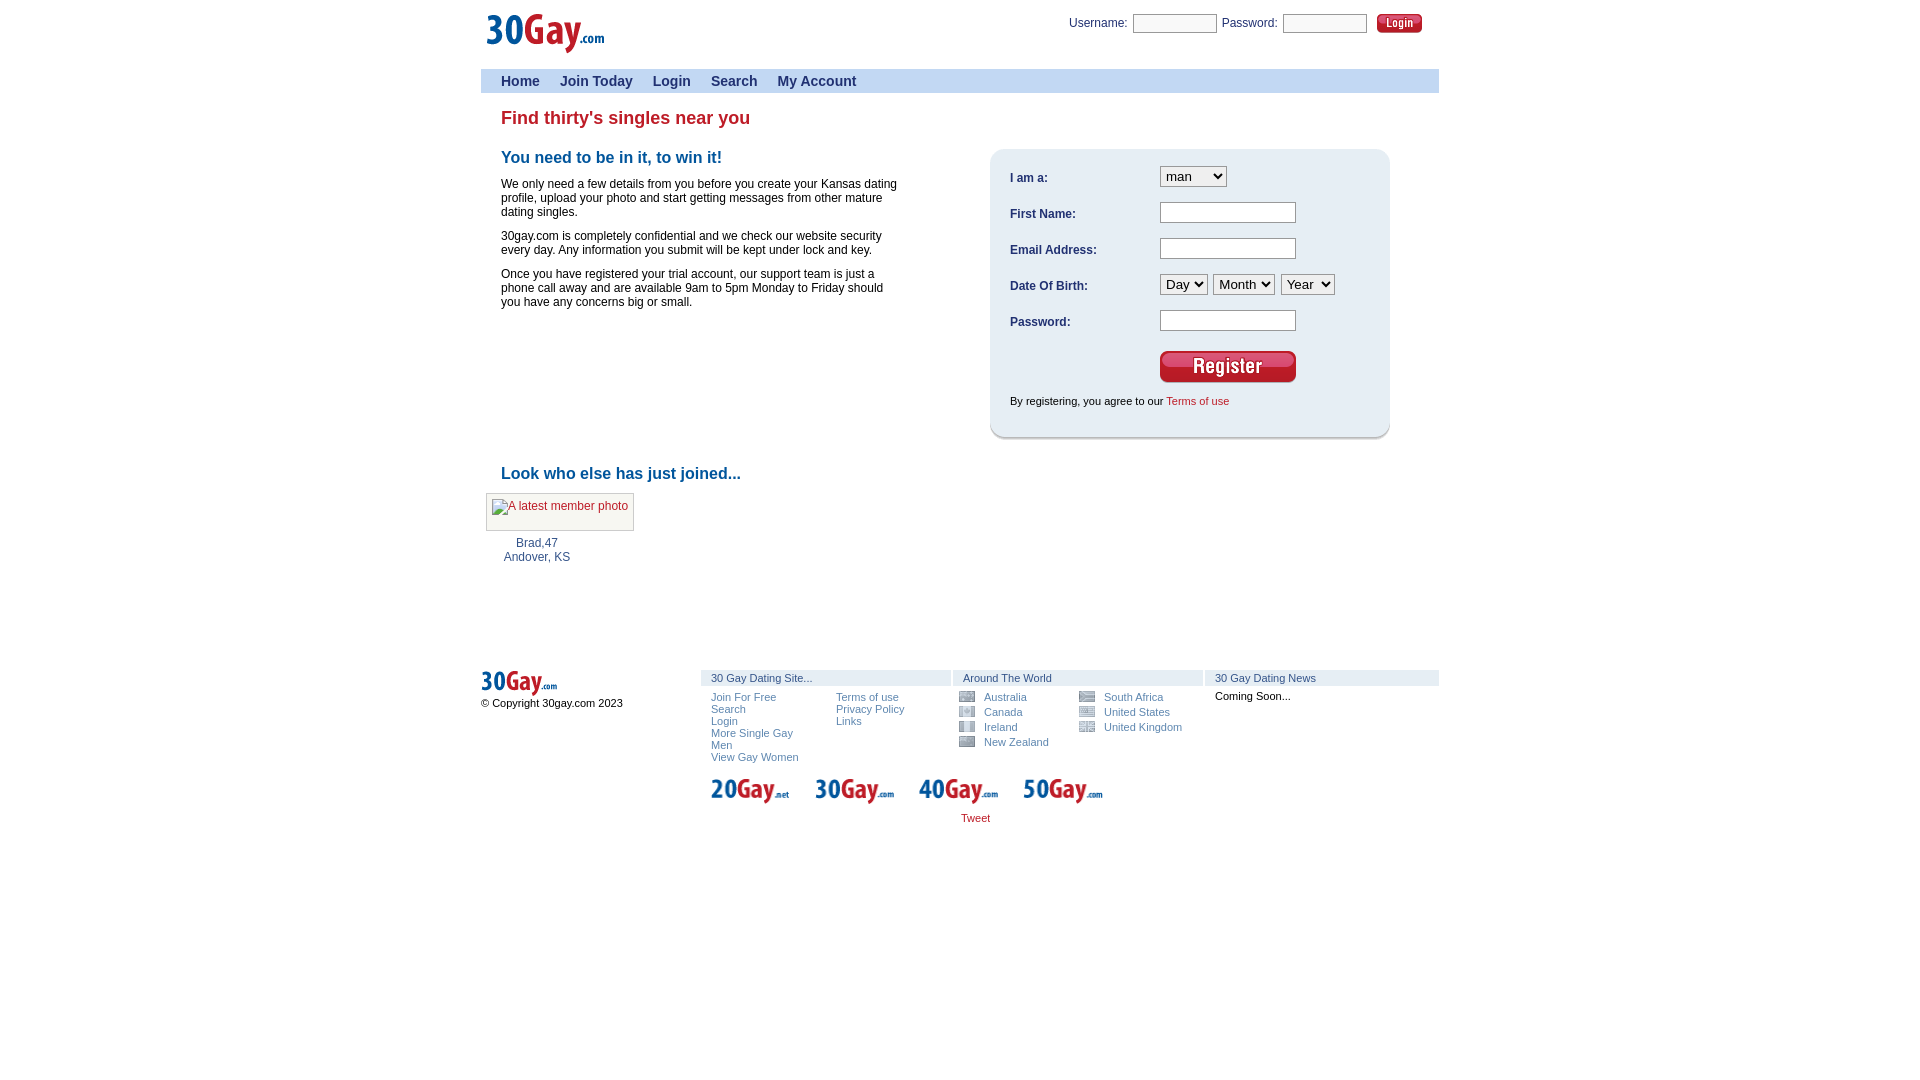 The image size is (1920, 1080). What do you see at coordinates (1022, 800) in the screenshot?
I see `'50 Gay Dating - 50gay.com'` at bounding box center [1022, 800].